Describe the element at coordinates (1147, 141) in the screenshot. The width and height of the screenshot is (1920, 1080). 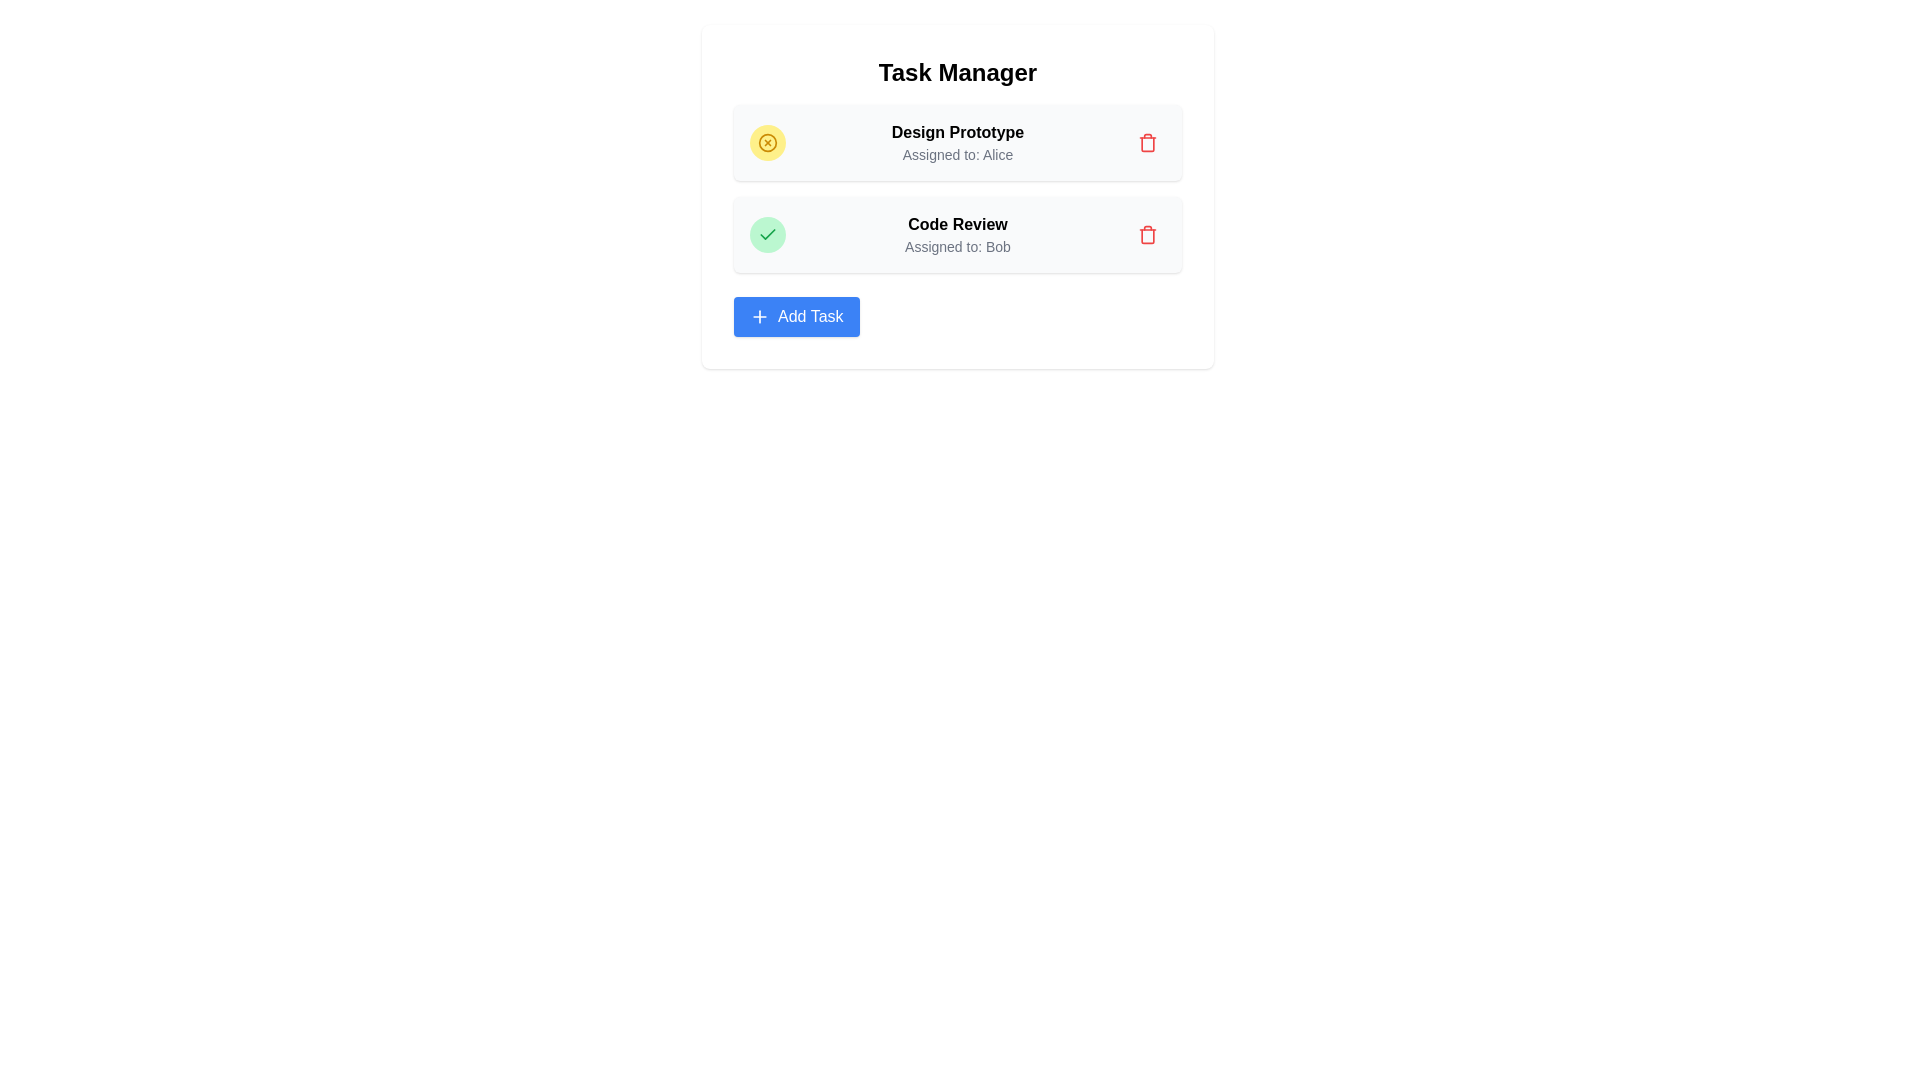
I see `the Trash Icon, which represents the delete action in the task manager interface` at that location.